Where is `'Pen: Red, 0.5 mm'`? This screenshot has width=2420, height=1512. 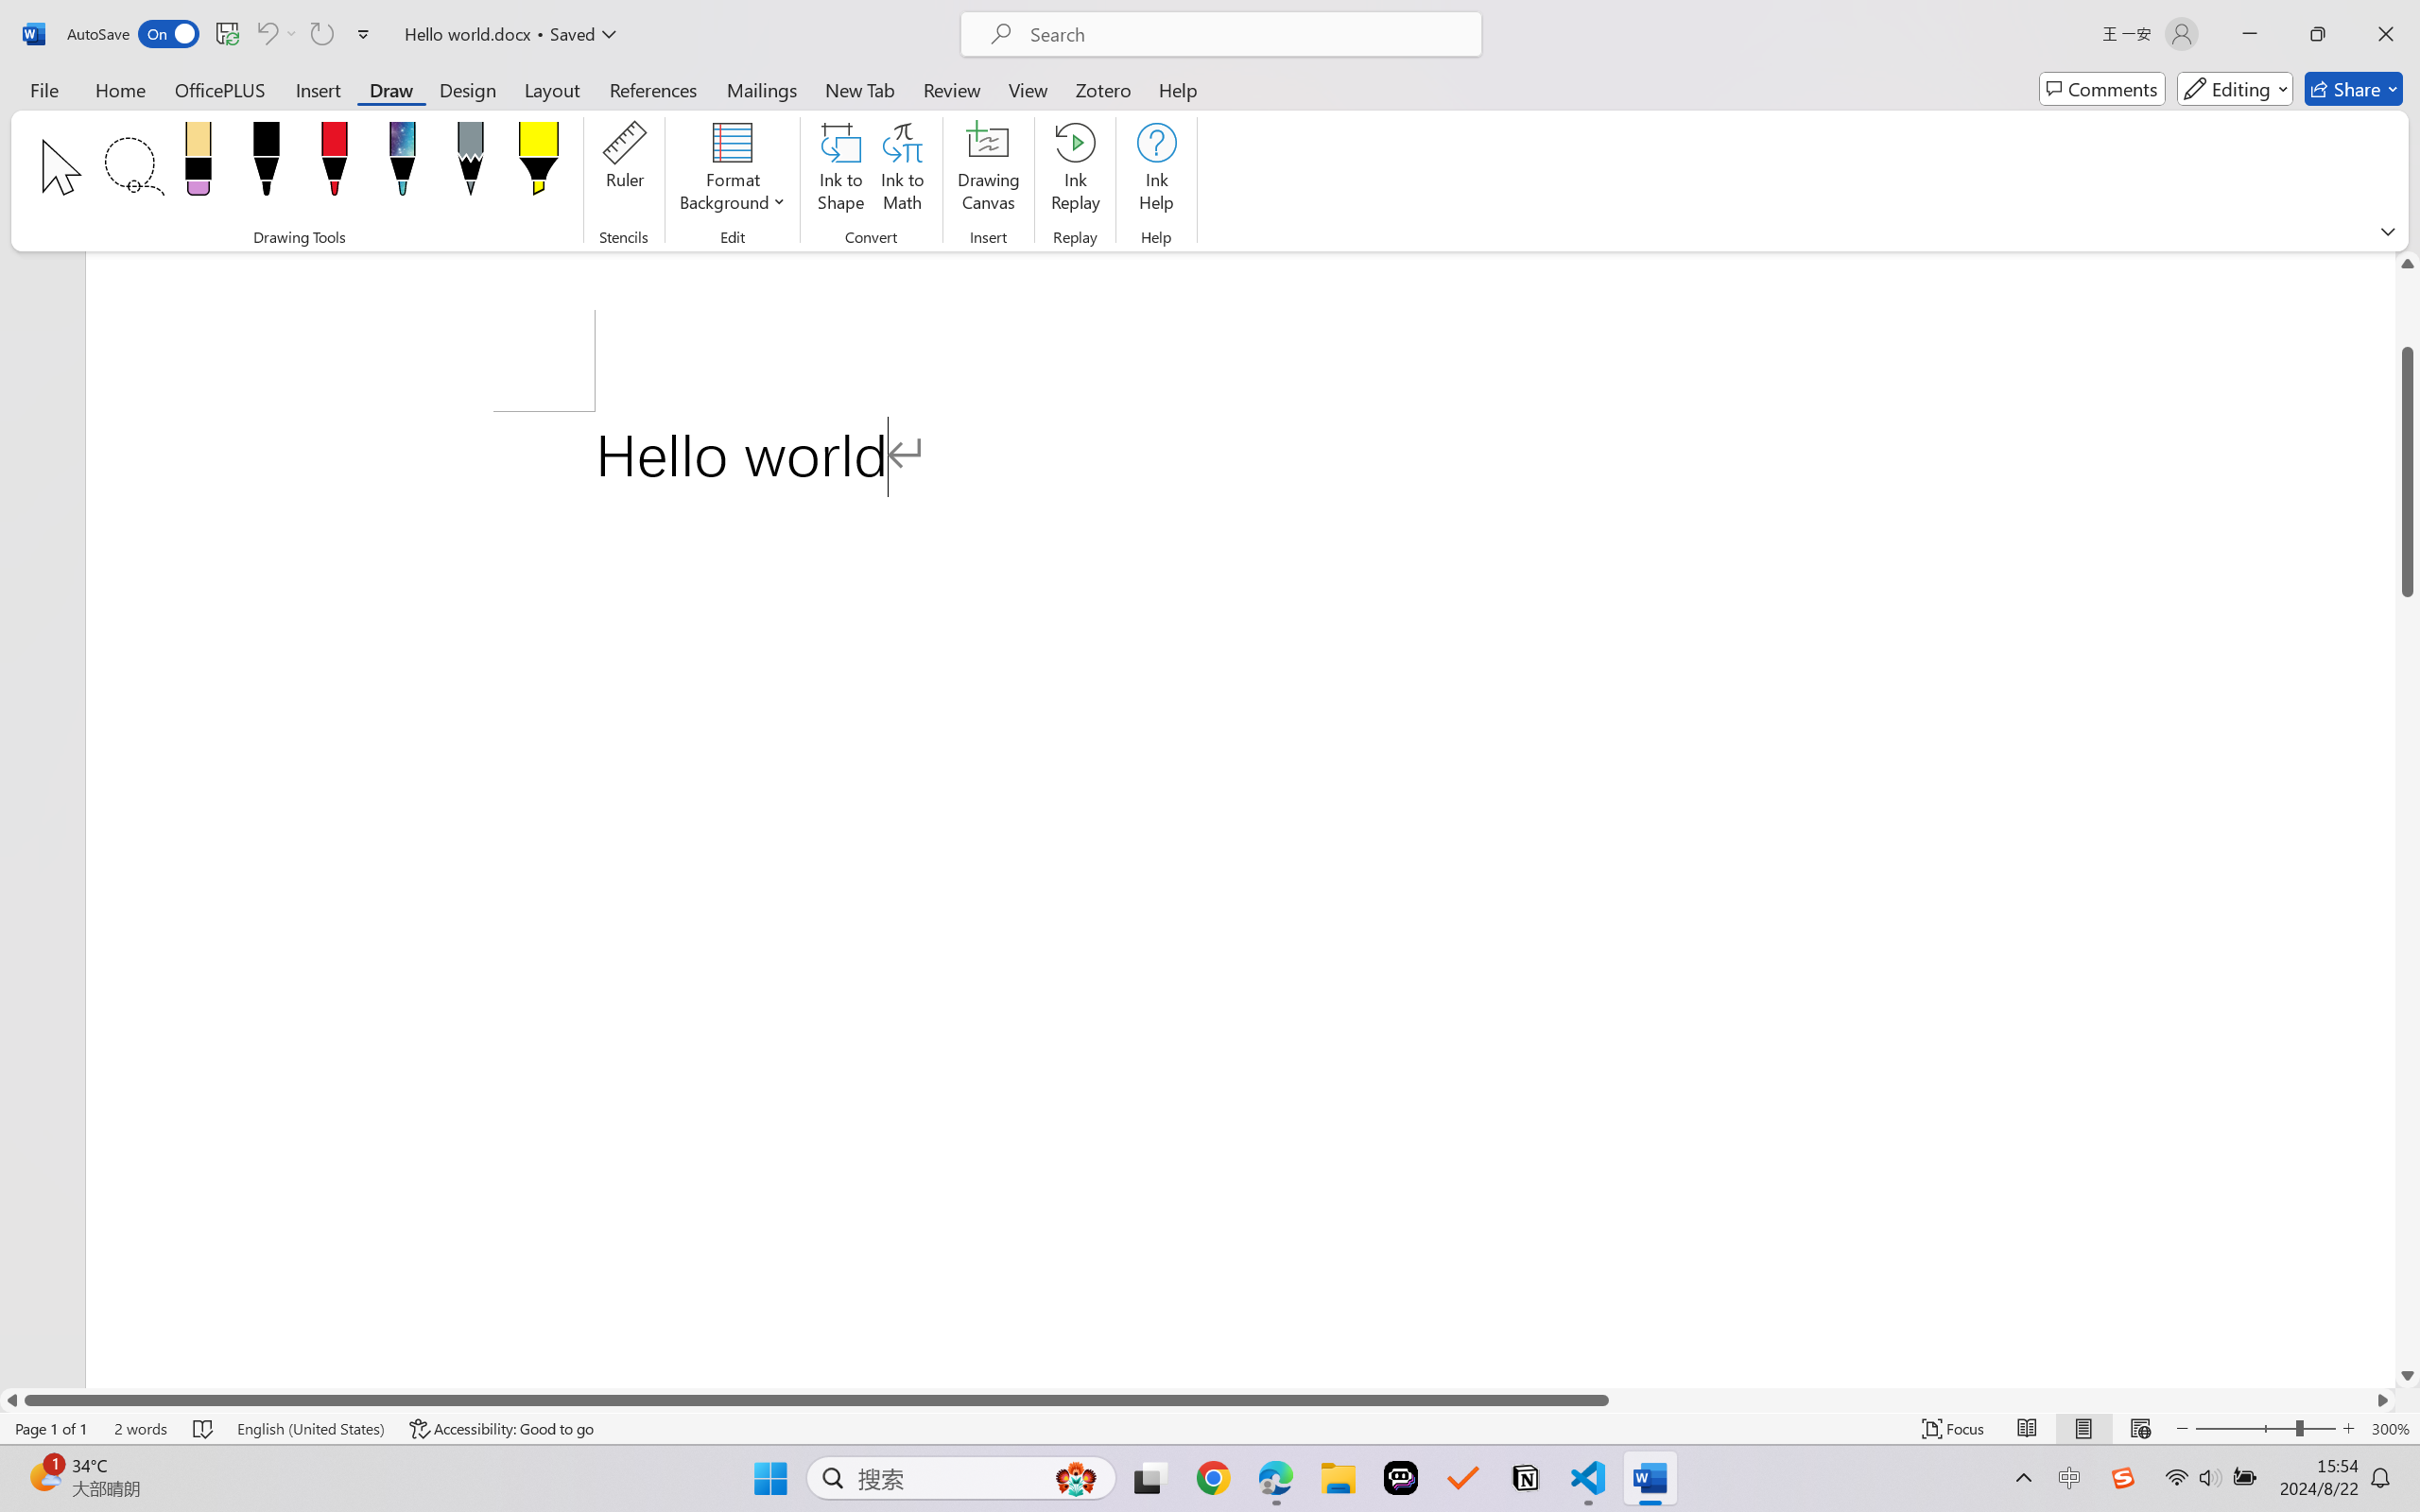 'Pen: Red, 0.5 mm' is located at coordinates (333, 163).